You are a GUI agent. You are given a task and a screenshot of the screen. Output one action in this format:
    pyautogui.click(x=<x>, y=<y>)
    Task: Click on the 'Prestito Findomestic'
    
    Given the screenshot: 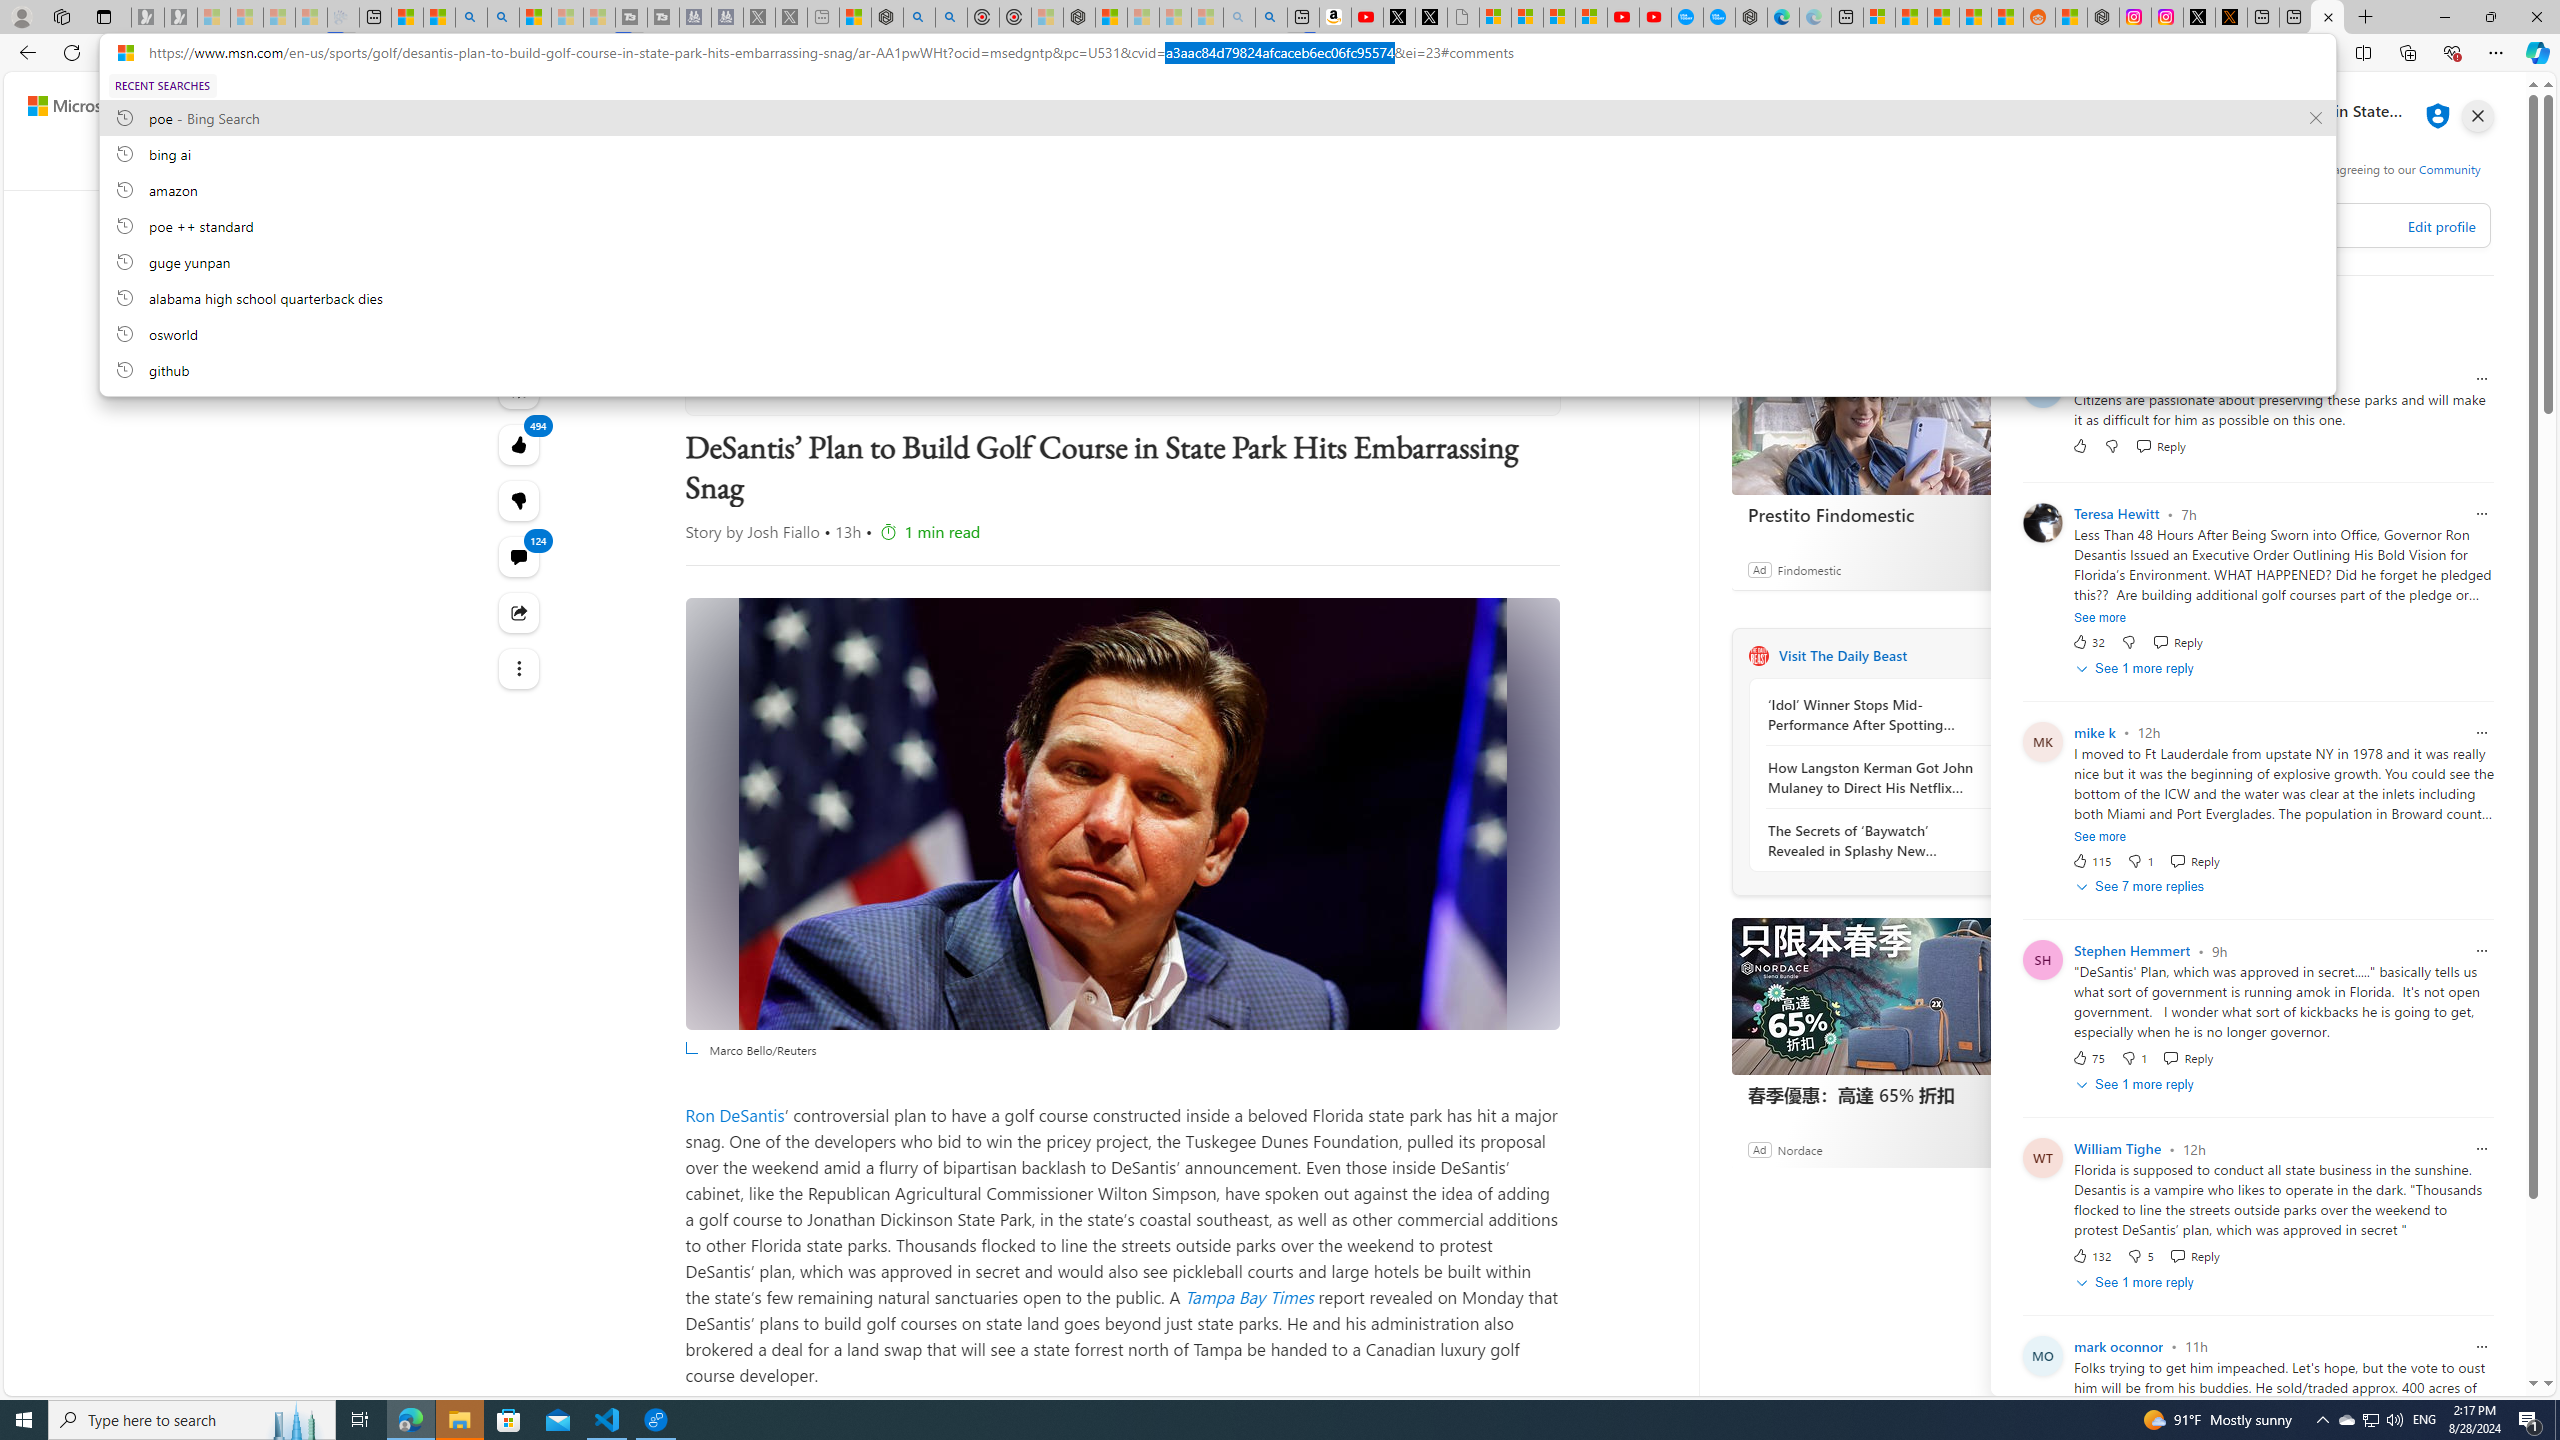 What is the action you would take?
    pyautogui.click(x=1880, y=513)
    